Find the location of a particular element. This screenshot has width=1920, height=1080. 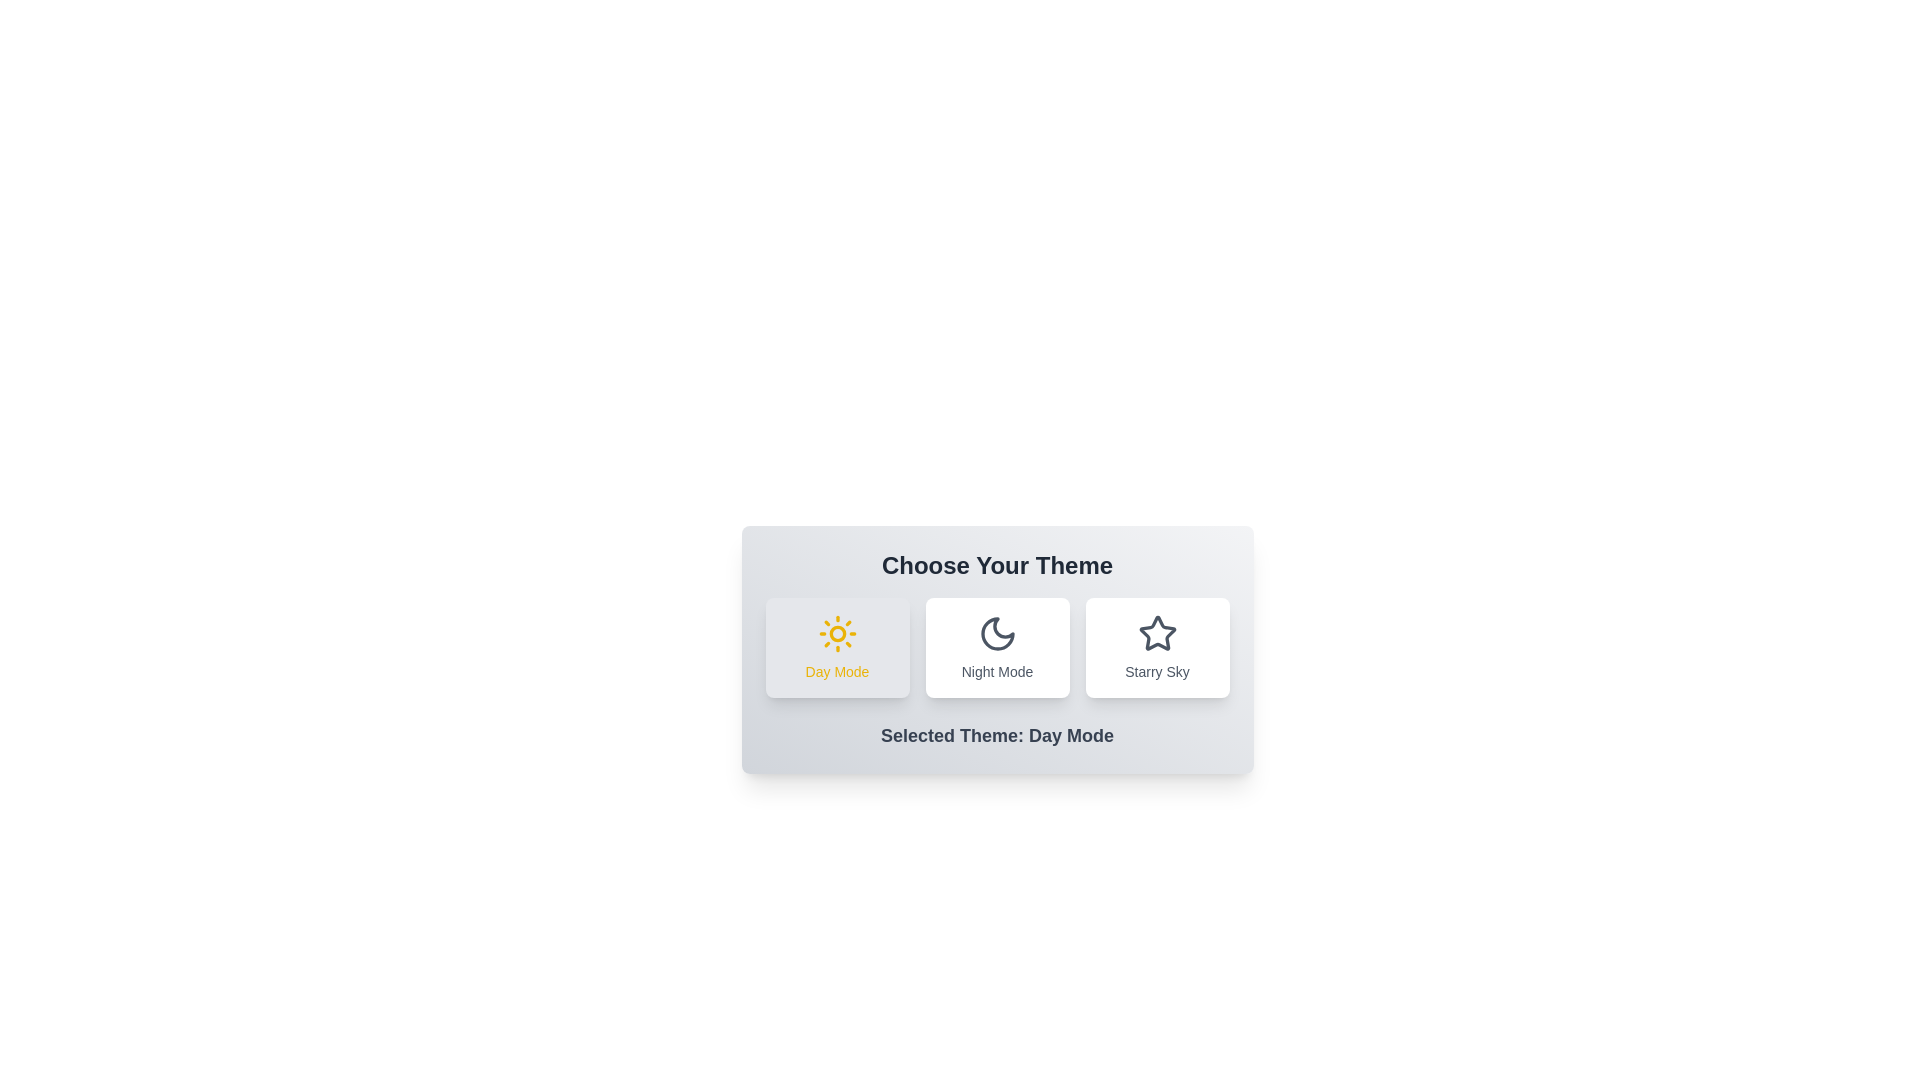

the theme Day Mode by clicking on its corresponding button is located at coordinates (837, 648).